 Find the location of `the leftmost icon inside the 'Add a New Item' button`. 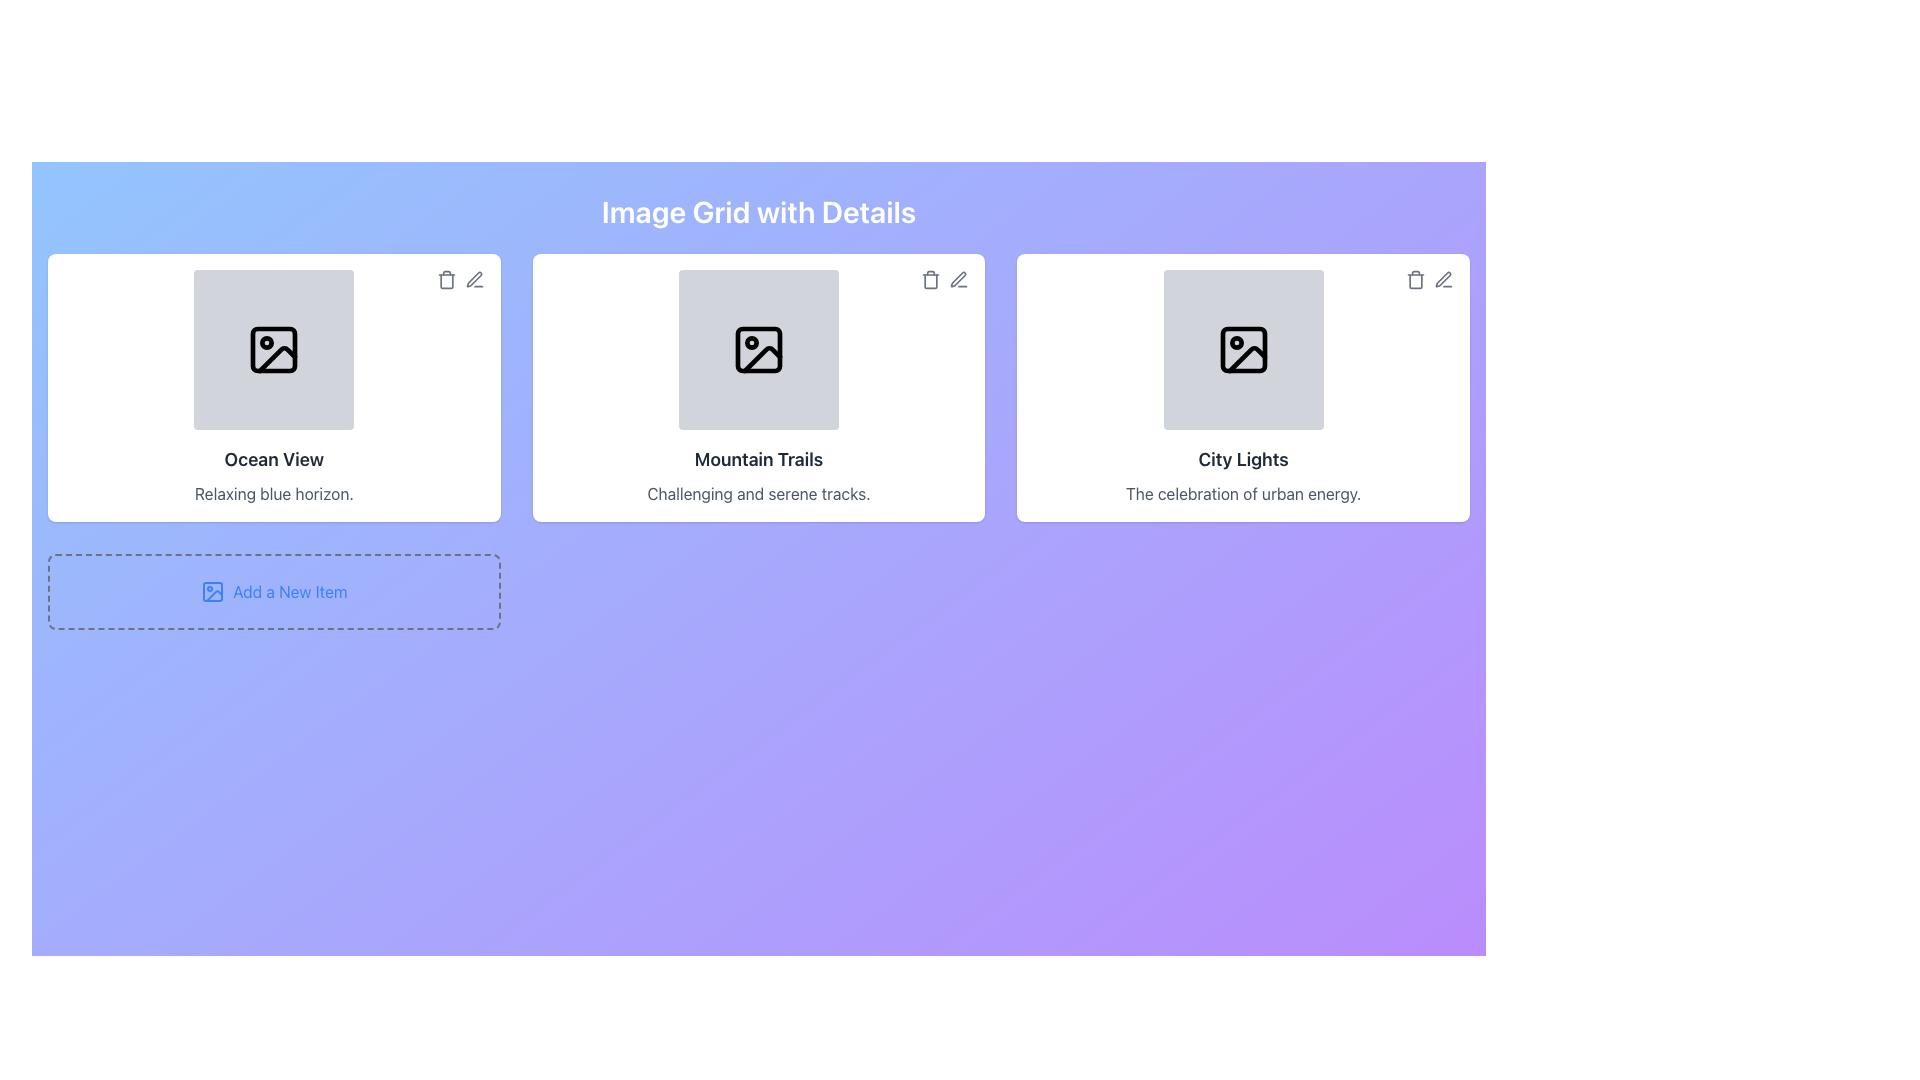

the leftmost icon inside the 'Add a New Item' button is located at coordinates (213, 590).